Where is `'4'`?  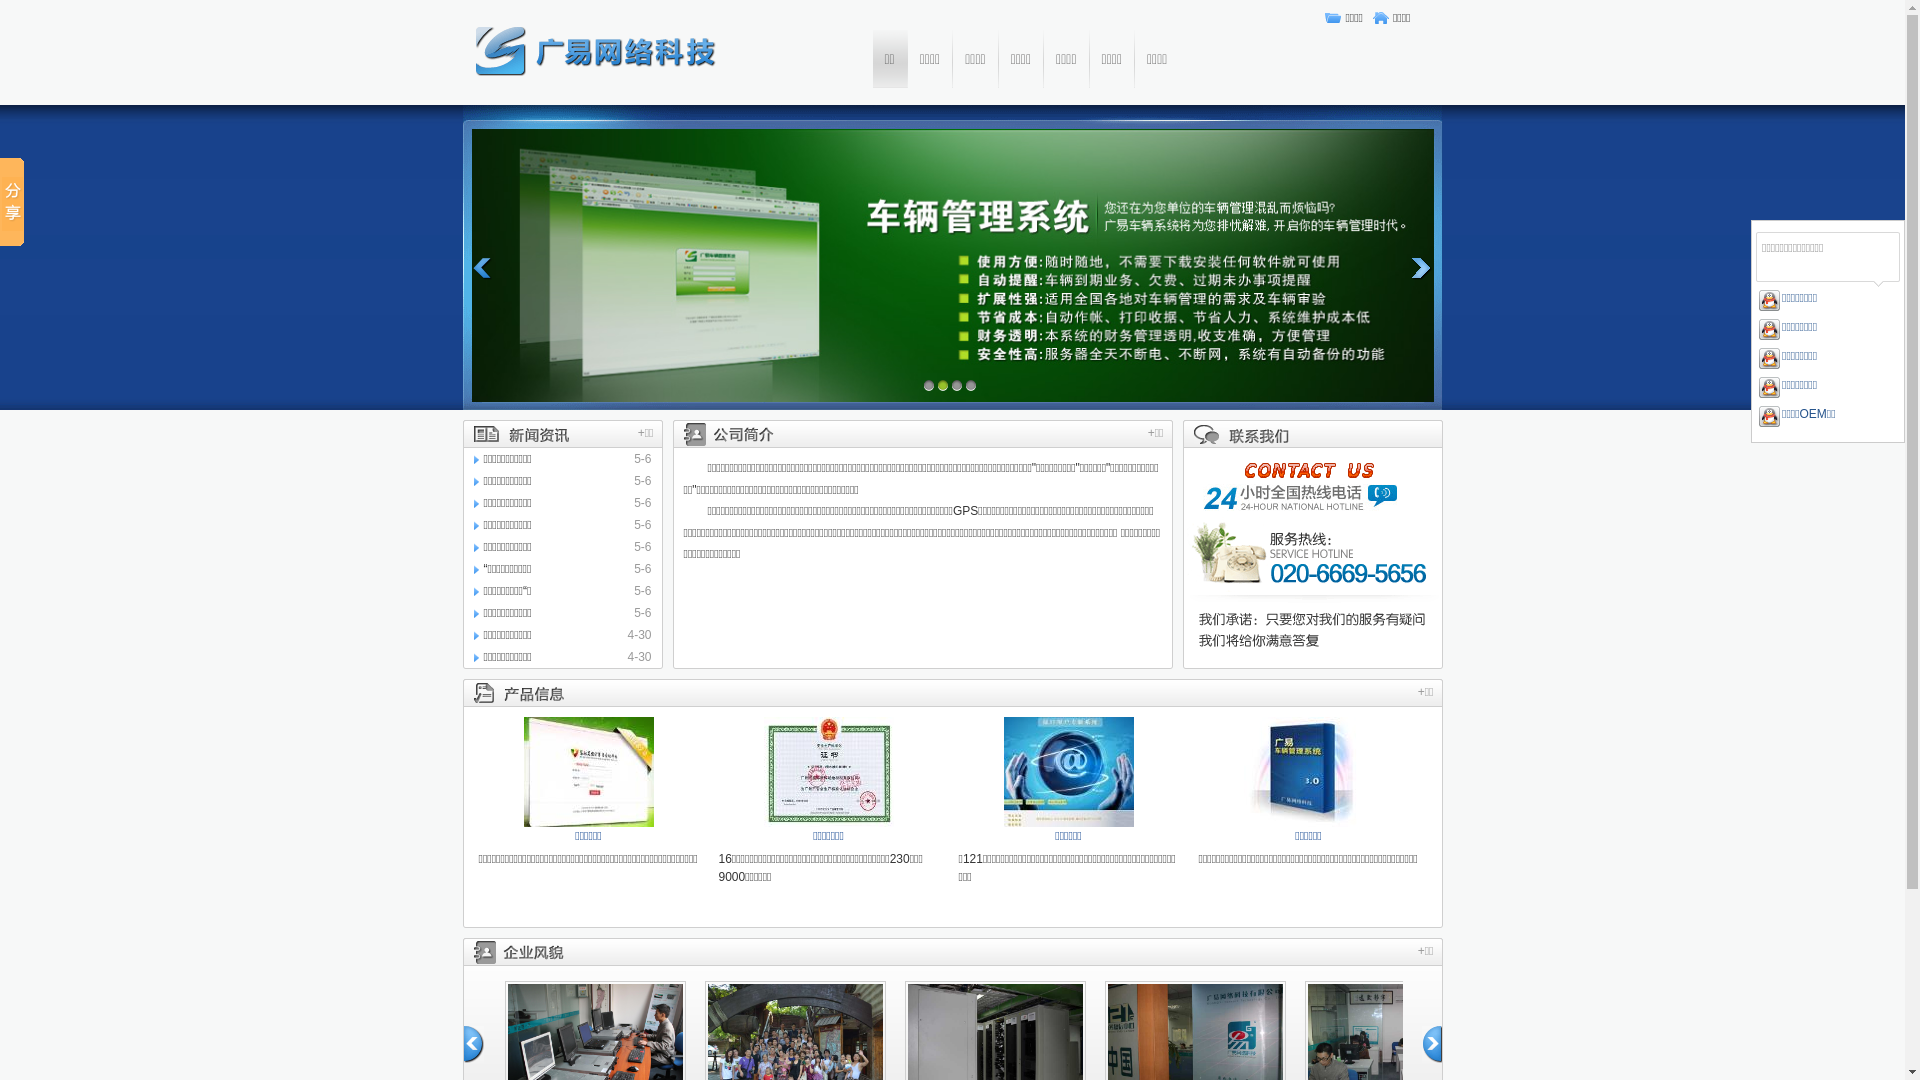 '4' is located at coordinates (969, 385).